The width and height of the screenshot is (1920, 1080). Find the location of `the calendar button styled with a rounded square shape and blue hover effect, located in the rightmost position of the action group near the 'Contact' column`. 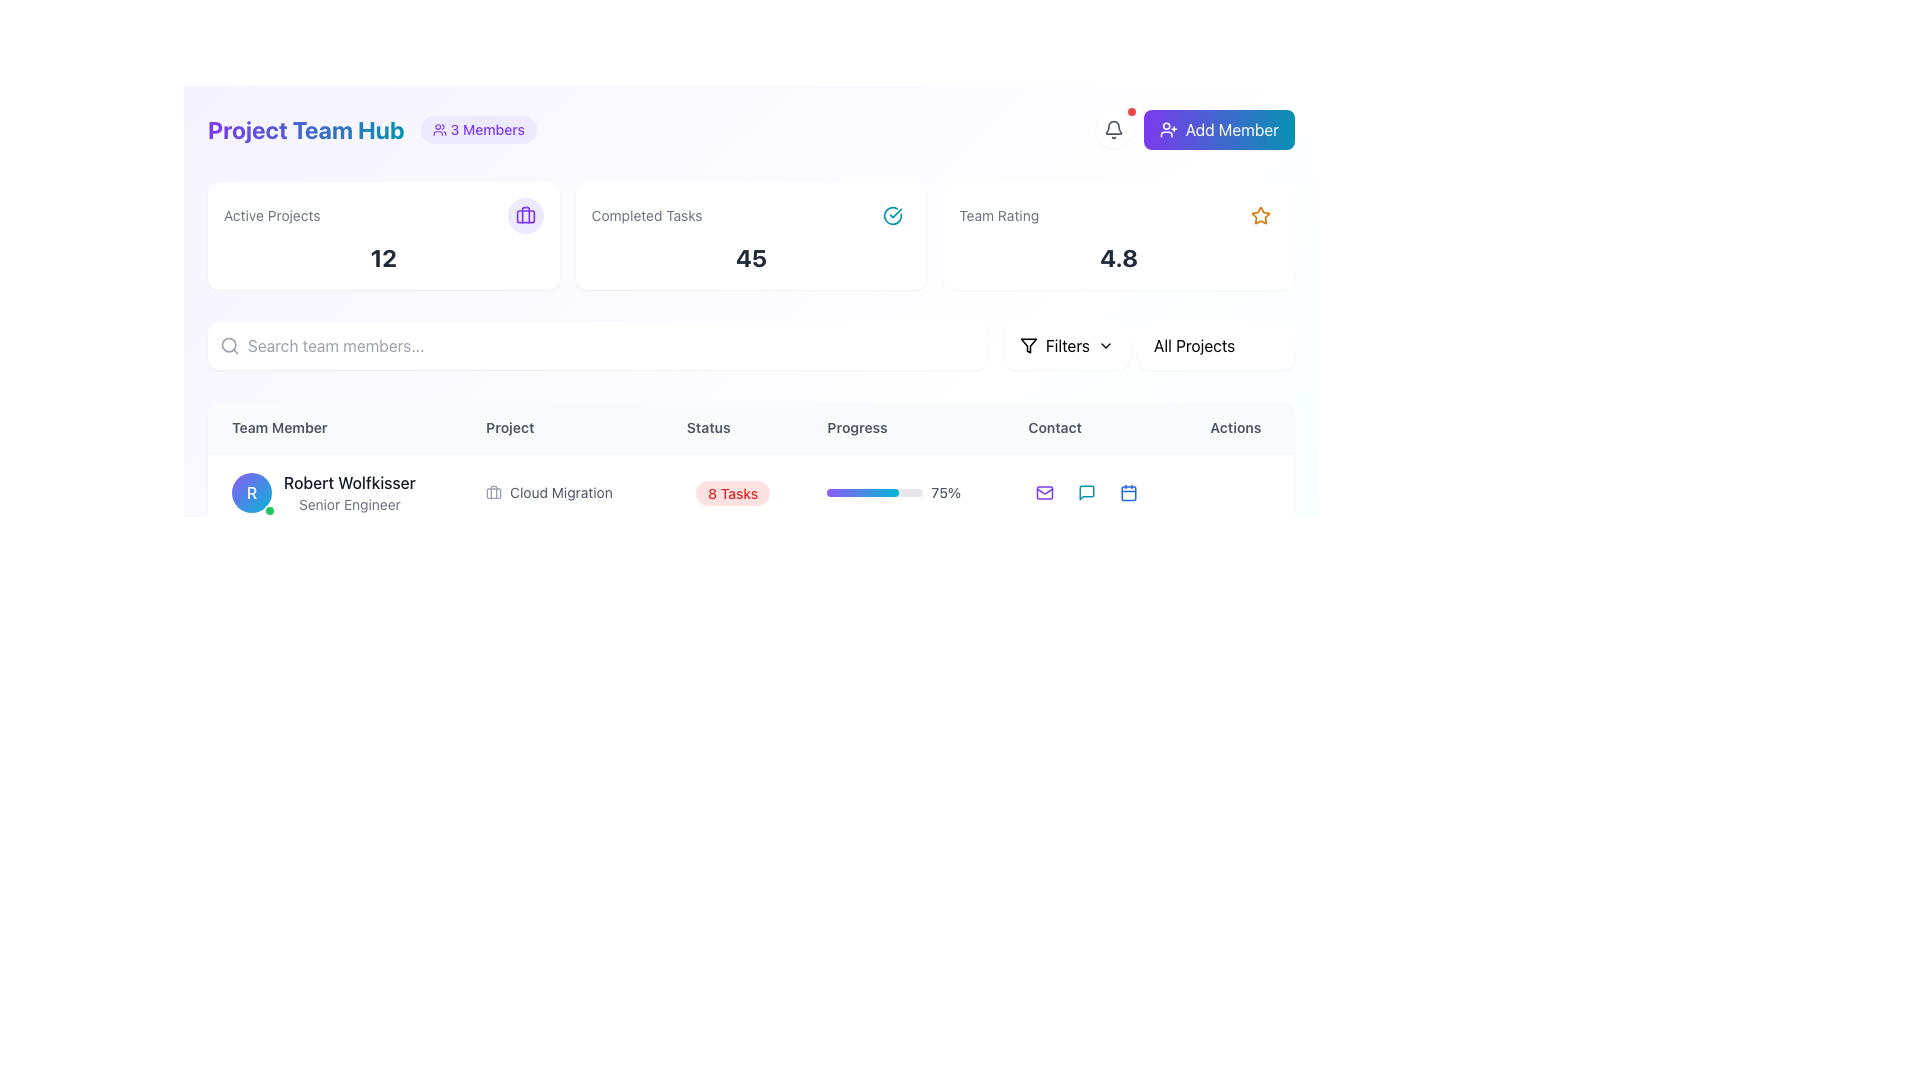

the calendar button styled with a rounded square shape and blue hover effect, located in the rightmost position of the action group near the 'Contact' column is located at coordinates (1129, 569).